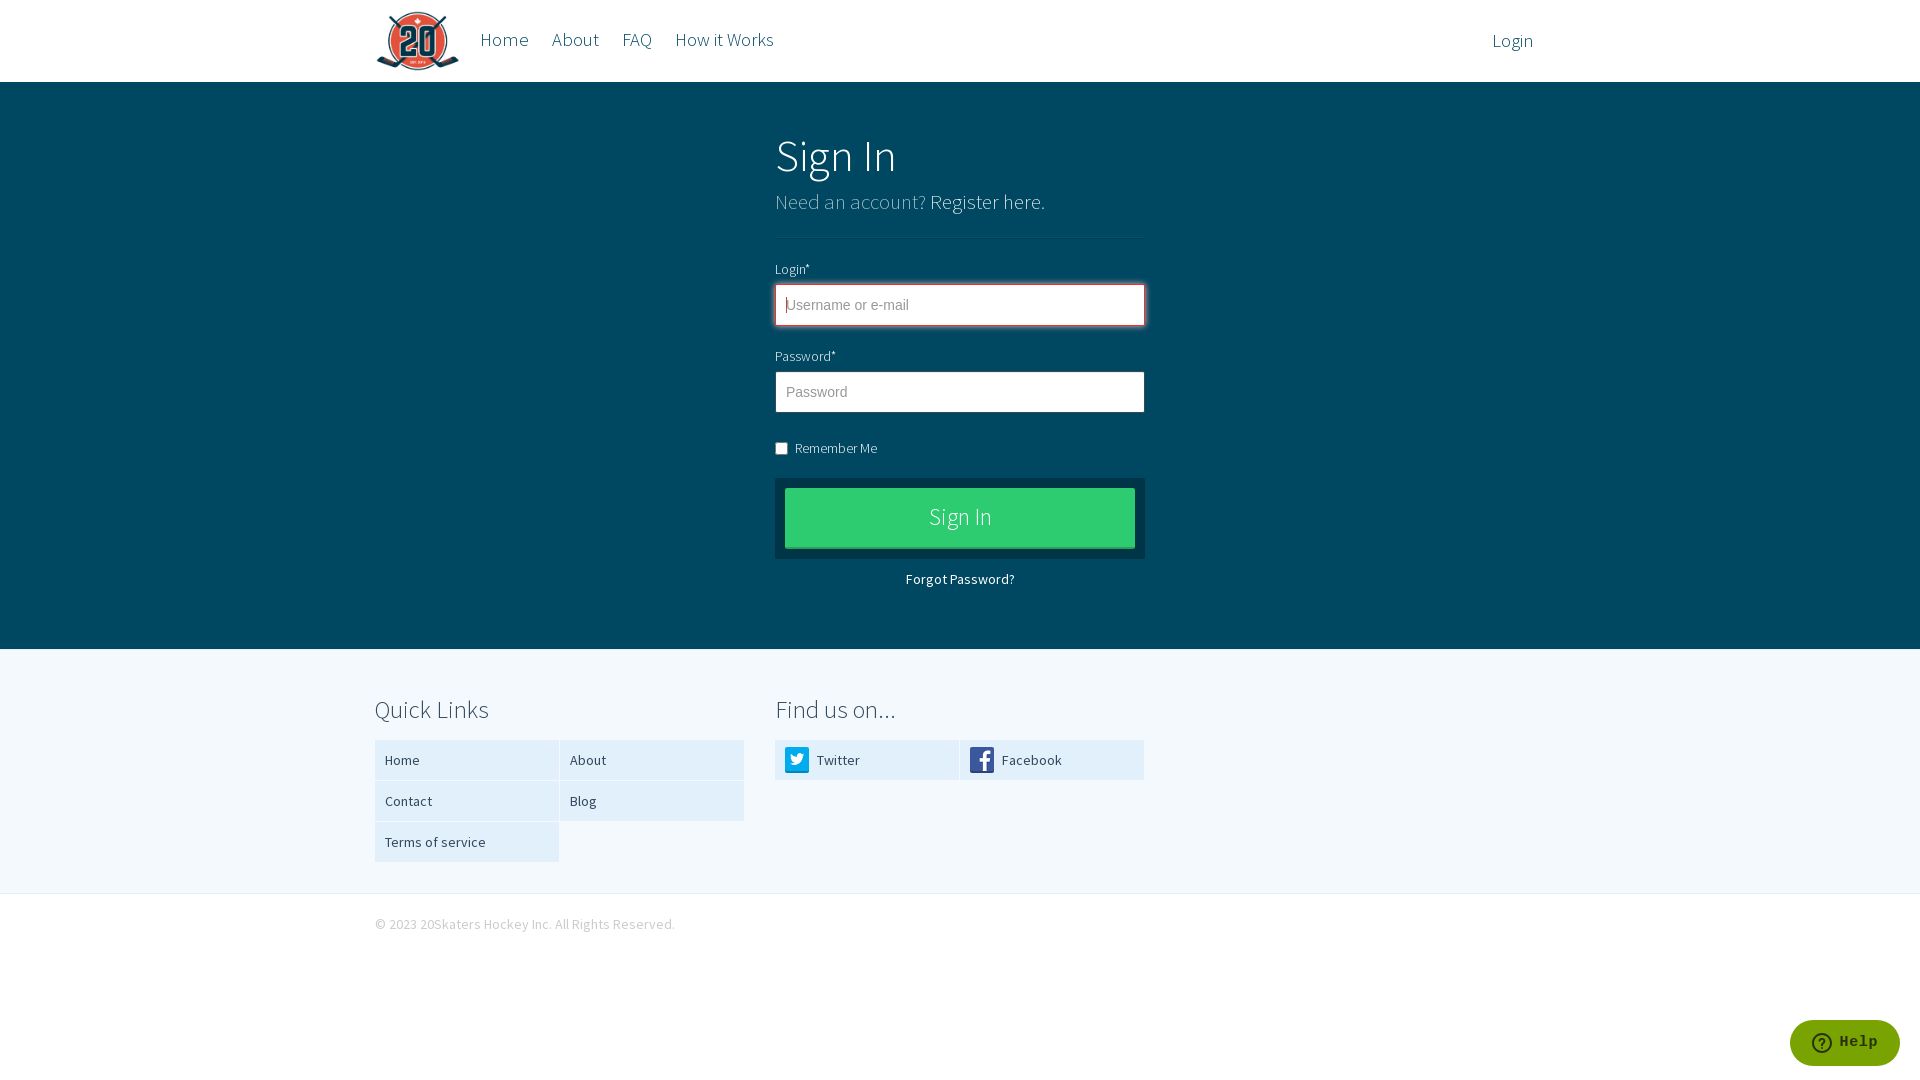 The width and height of the screenshot is (1920, 1080). I want to click on 'FAQ', so click(636, 39).